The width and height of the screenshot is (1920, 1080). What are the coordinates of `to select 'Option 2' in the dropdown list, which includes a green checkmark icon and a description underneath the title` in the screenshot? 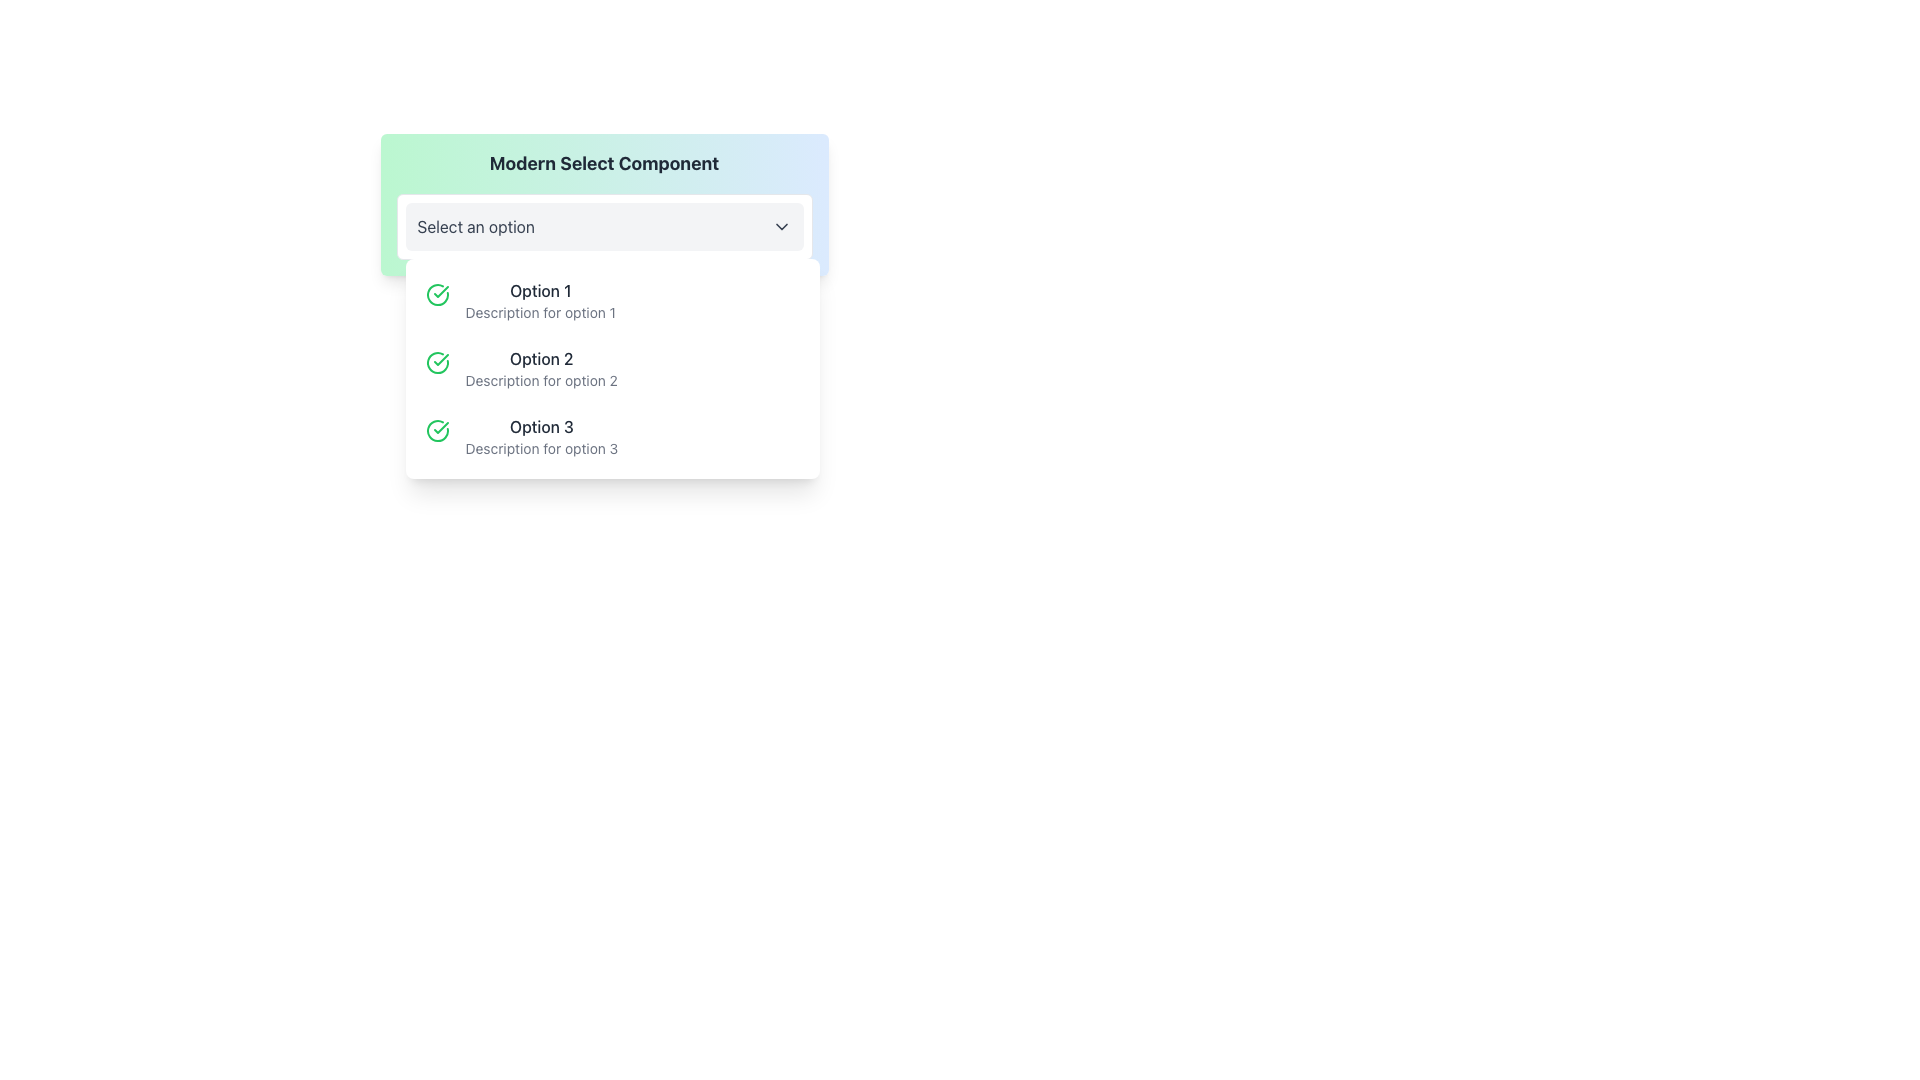 It's located at (611, 369).